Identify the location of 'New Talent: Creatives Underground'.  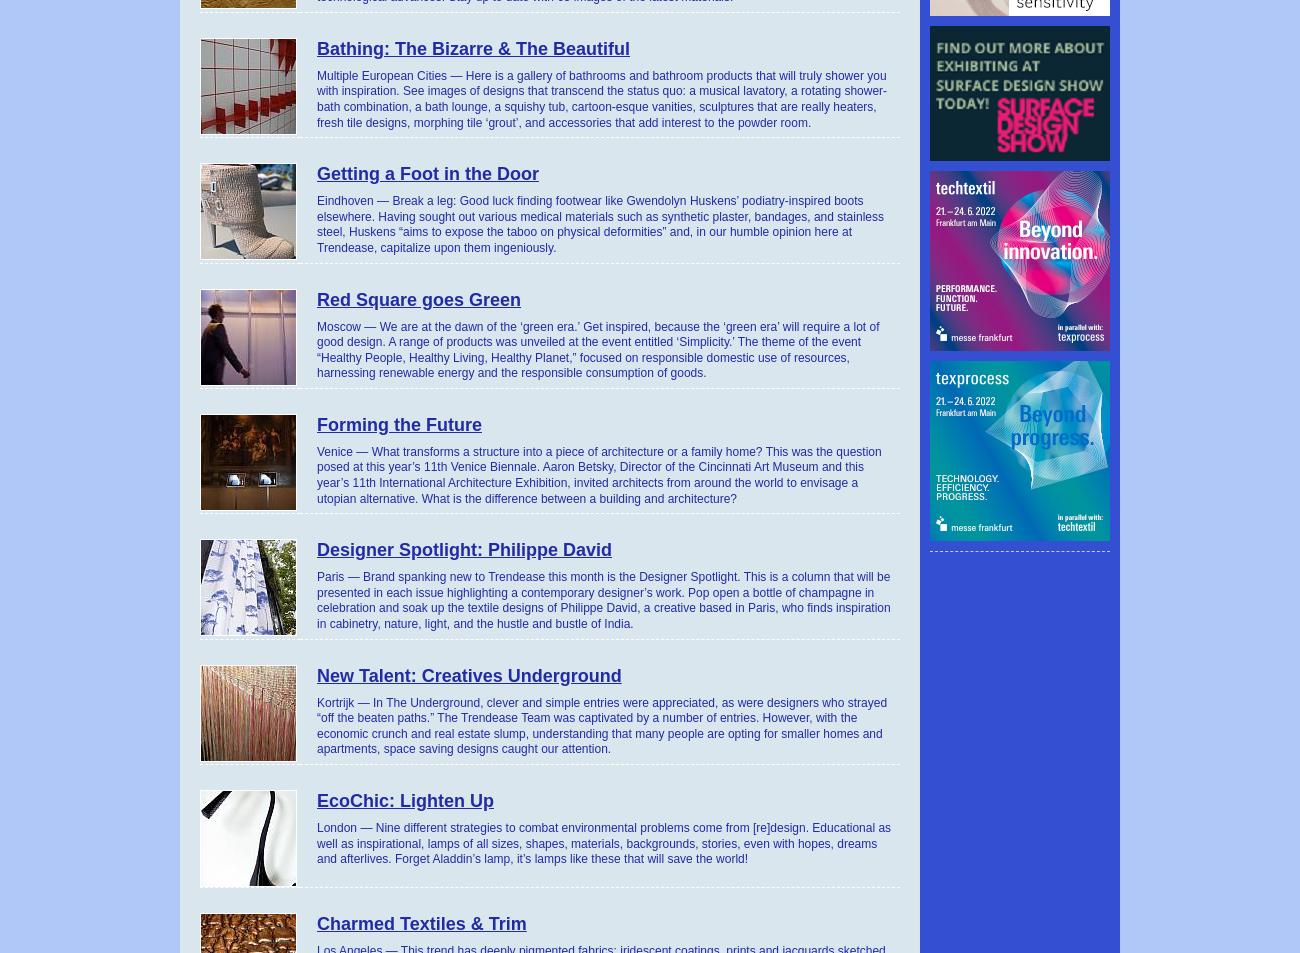
(468, 675).